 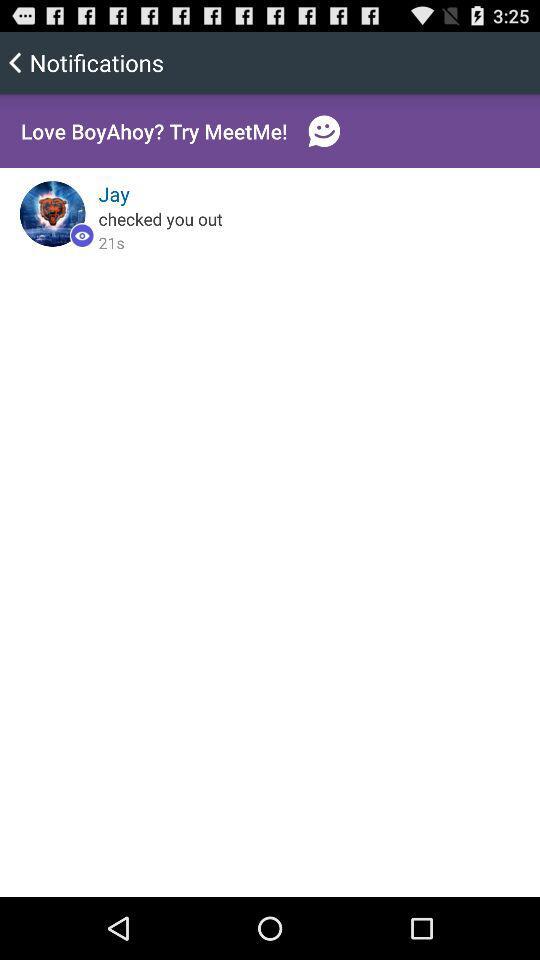 I want to click on icon below the jay, so click(x=159, y=218).